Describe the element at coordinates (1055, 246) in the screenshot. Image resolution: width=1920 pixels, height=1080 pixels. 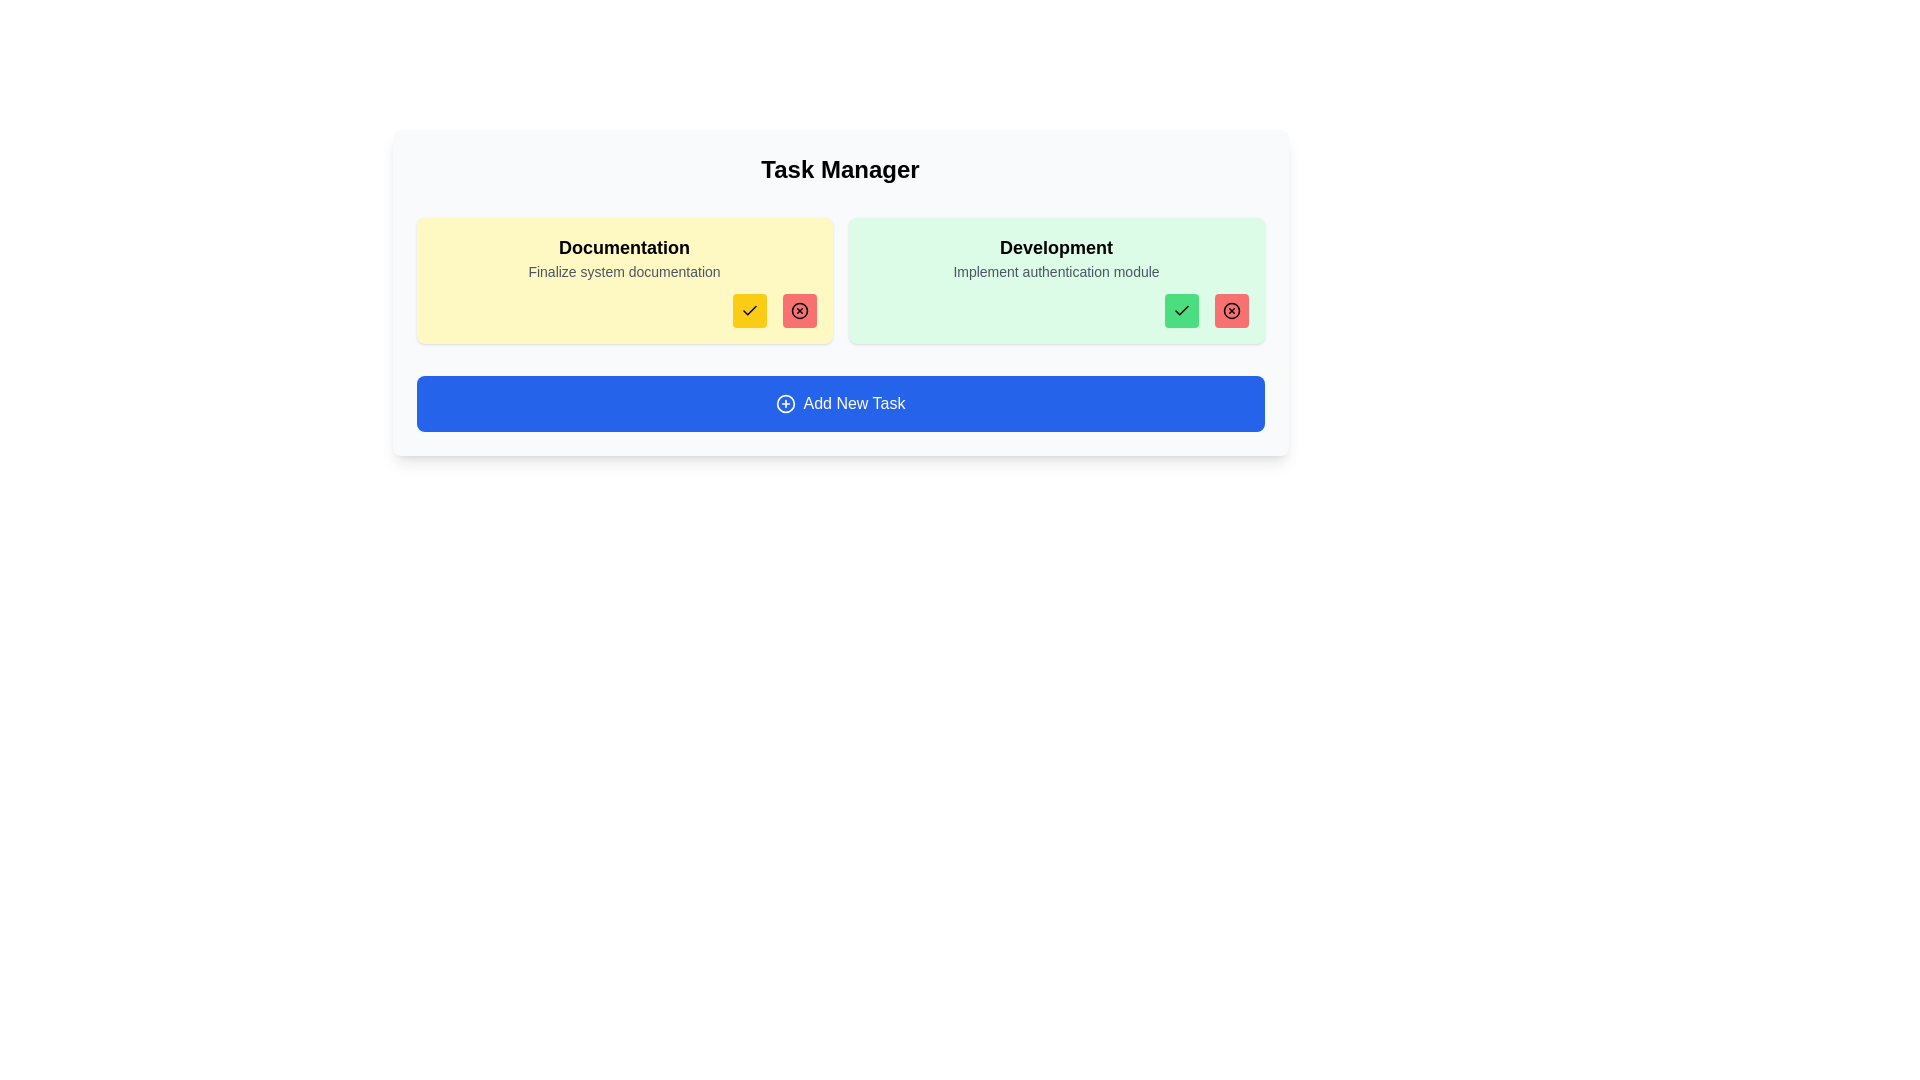
I see `the text element displaying 'Development', which is styled in bold and larger font, located at the top section of a green-themed card` at that location.